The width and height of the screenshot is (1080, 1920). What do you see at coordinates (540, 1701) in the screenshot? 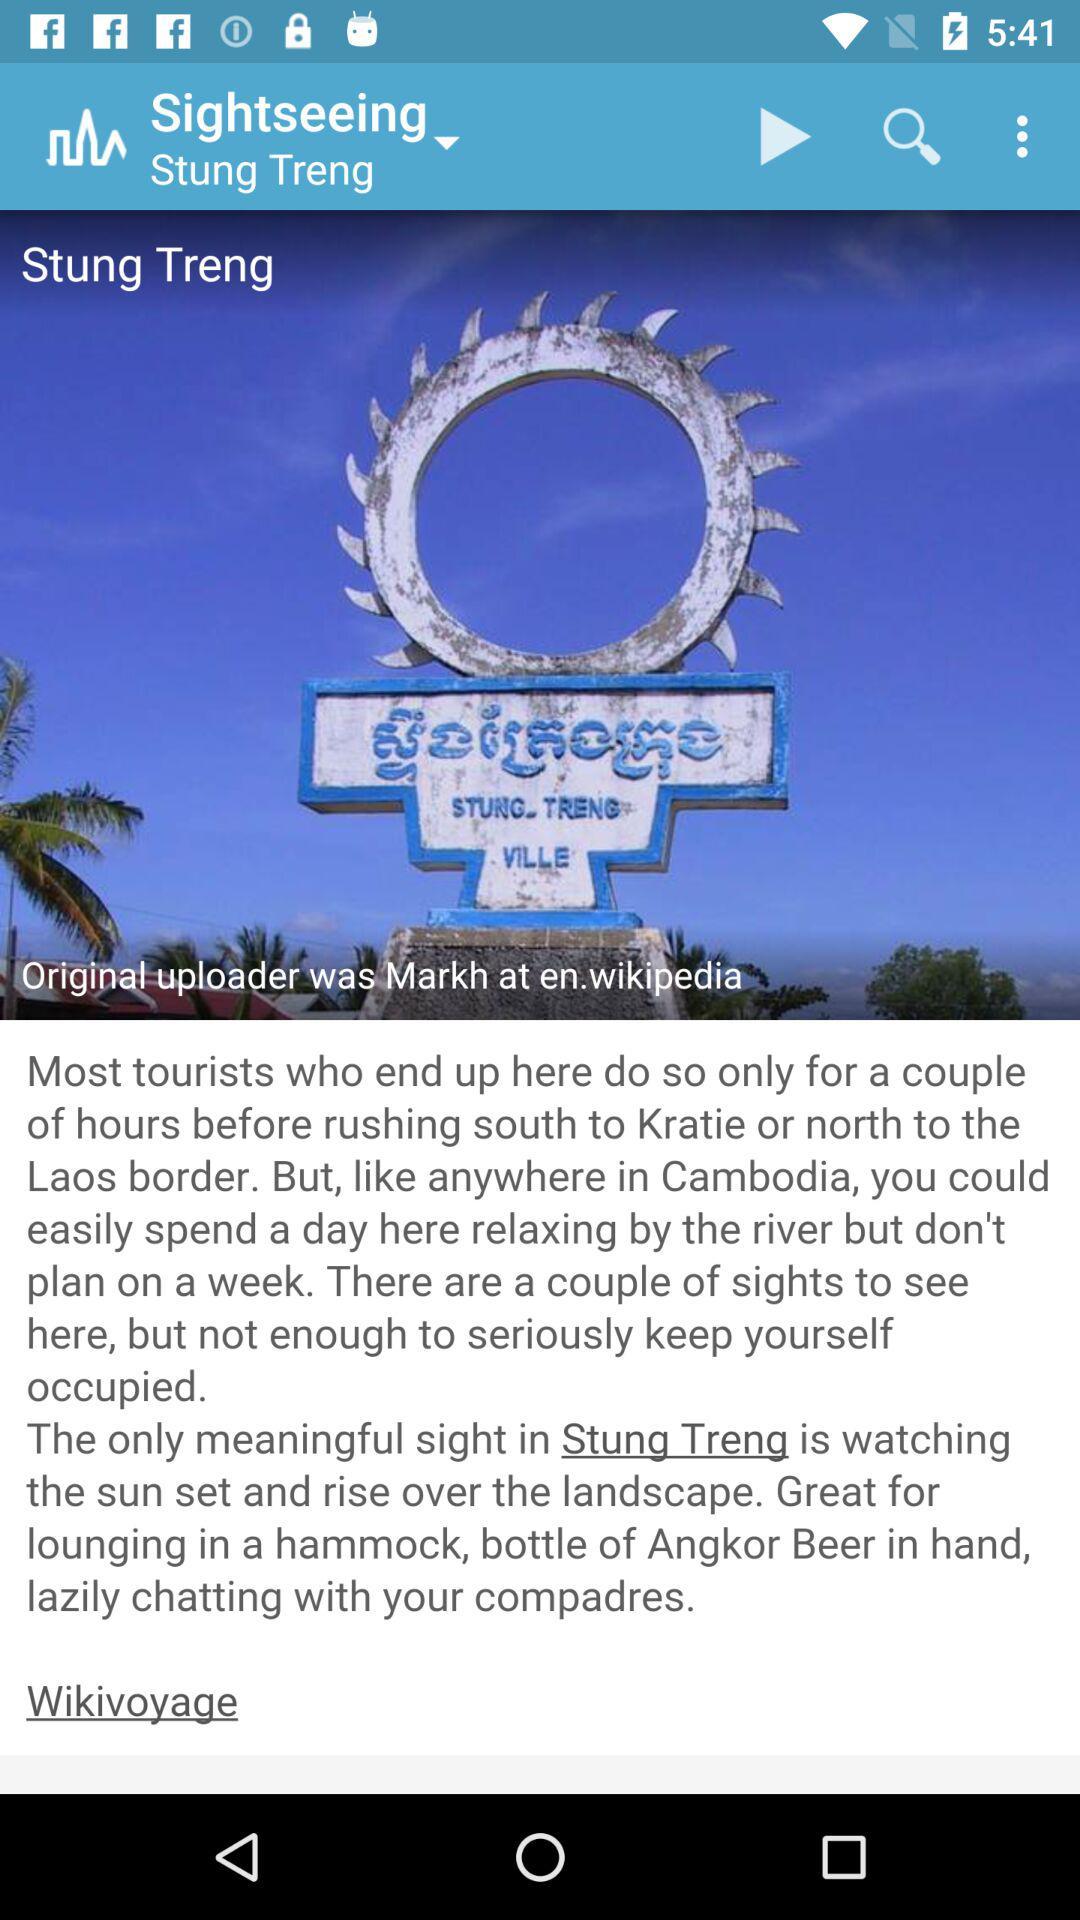
I see `new page` at bounding box center [540, 1701].